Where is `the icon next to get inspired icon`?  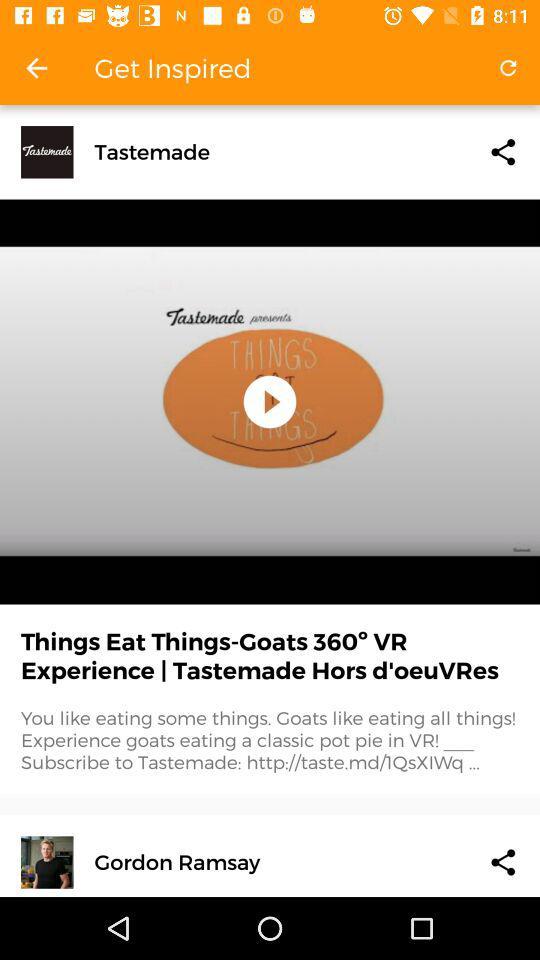
the icon next to get inspired icon is located at coordinates (508, 68).